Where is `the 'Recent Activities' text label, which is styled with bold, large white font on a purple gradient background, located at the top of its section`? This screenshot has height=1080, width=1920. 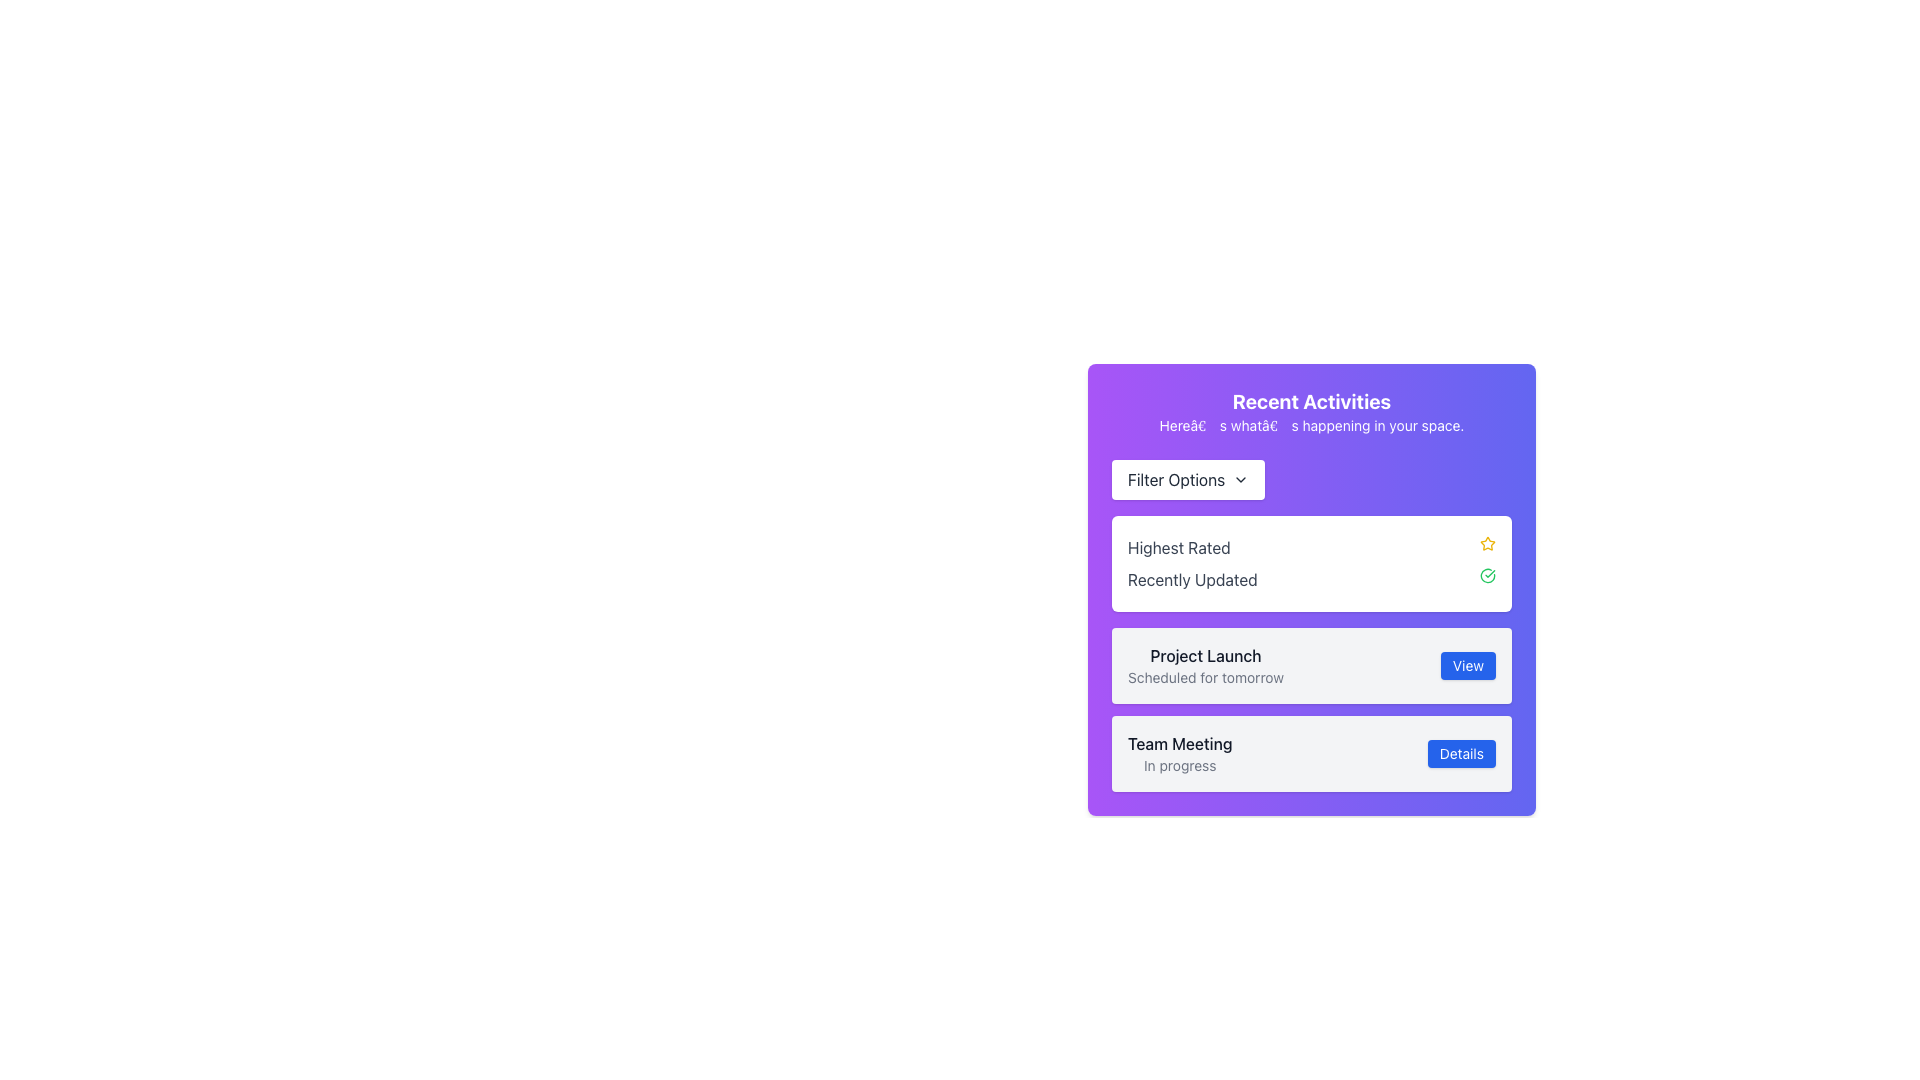 the 'Recent Activities' text label, which is styled with bold, large white font on a purple gradient background, located at the top of its section is located at coordinates (1311, 401).